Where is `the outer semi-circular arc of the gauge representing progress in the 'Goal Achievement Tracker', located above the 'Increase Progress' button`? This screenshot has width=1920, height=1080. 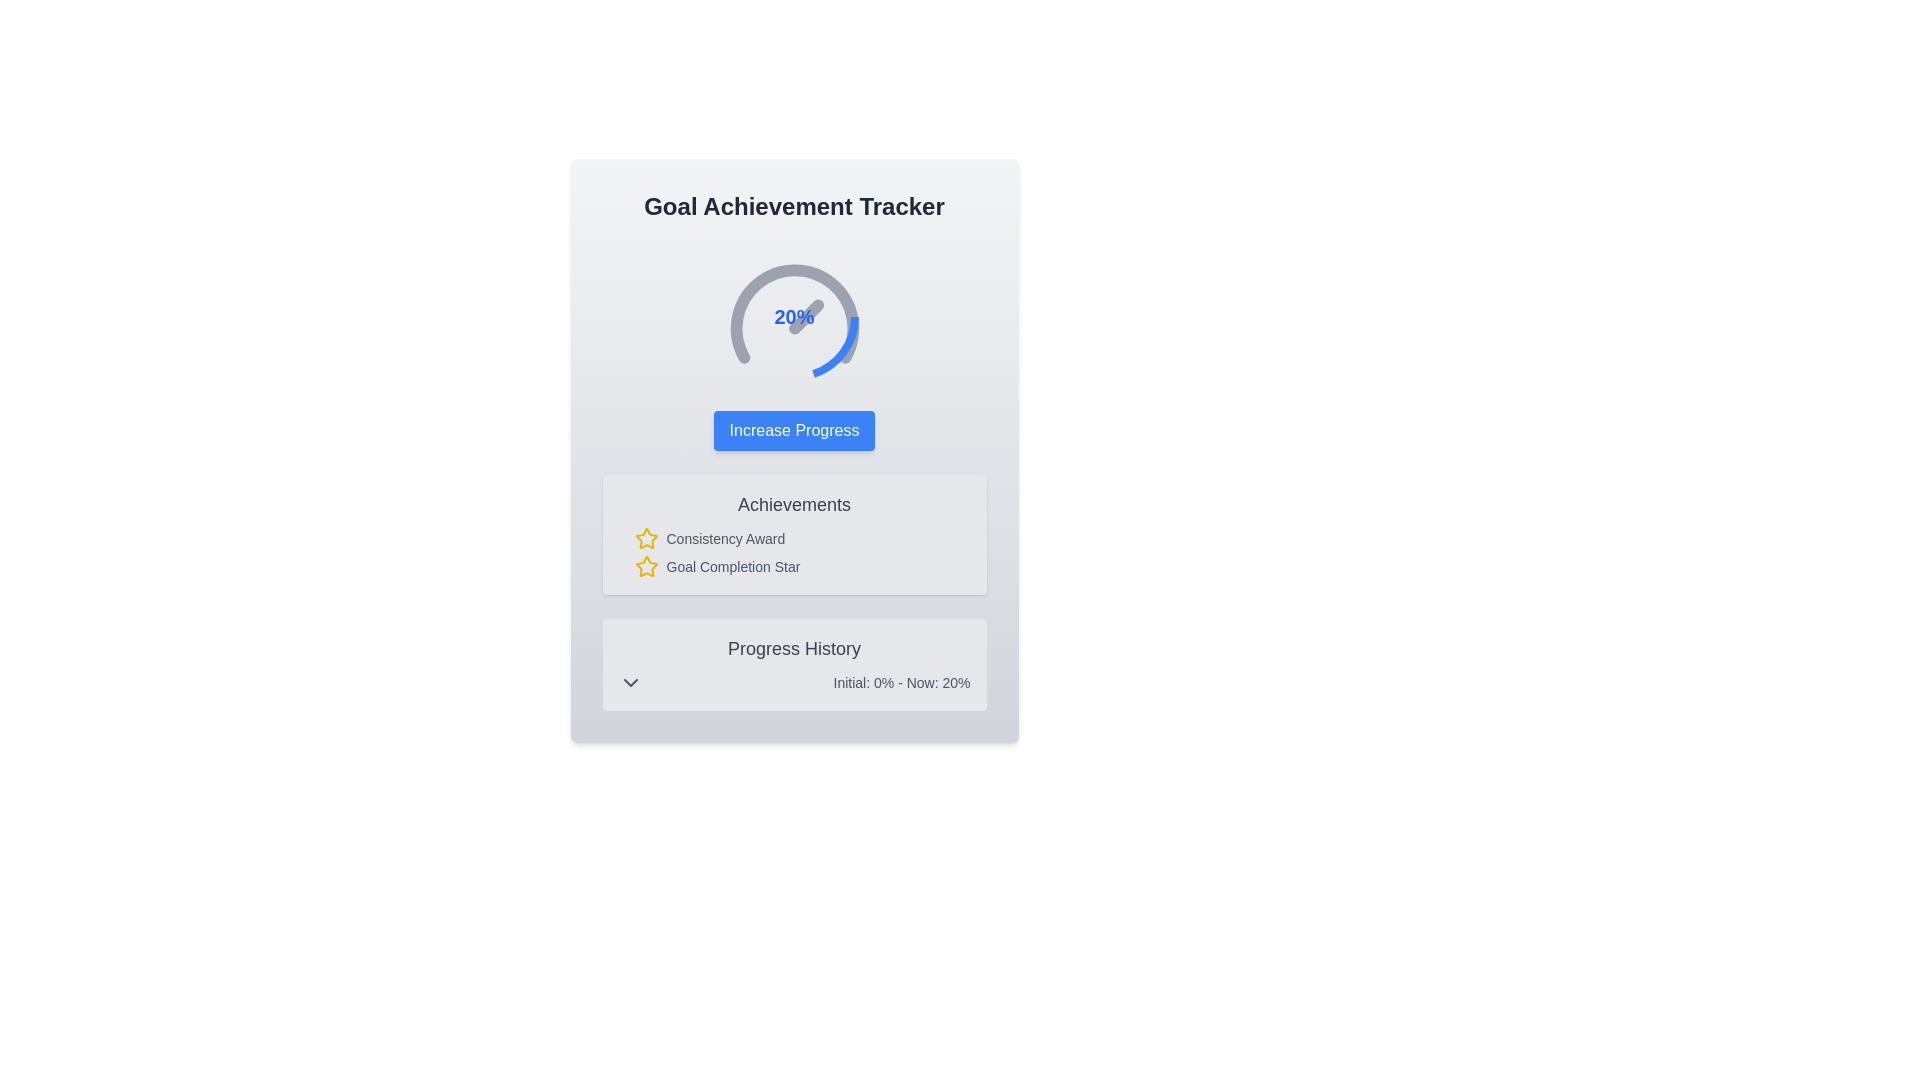
the outer semi-circular arc of the gauge representing progress in the 'Goal Achievement Tracker', located above the 'Increase Progress' button is located at coordinates (793, 314).